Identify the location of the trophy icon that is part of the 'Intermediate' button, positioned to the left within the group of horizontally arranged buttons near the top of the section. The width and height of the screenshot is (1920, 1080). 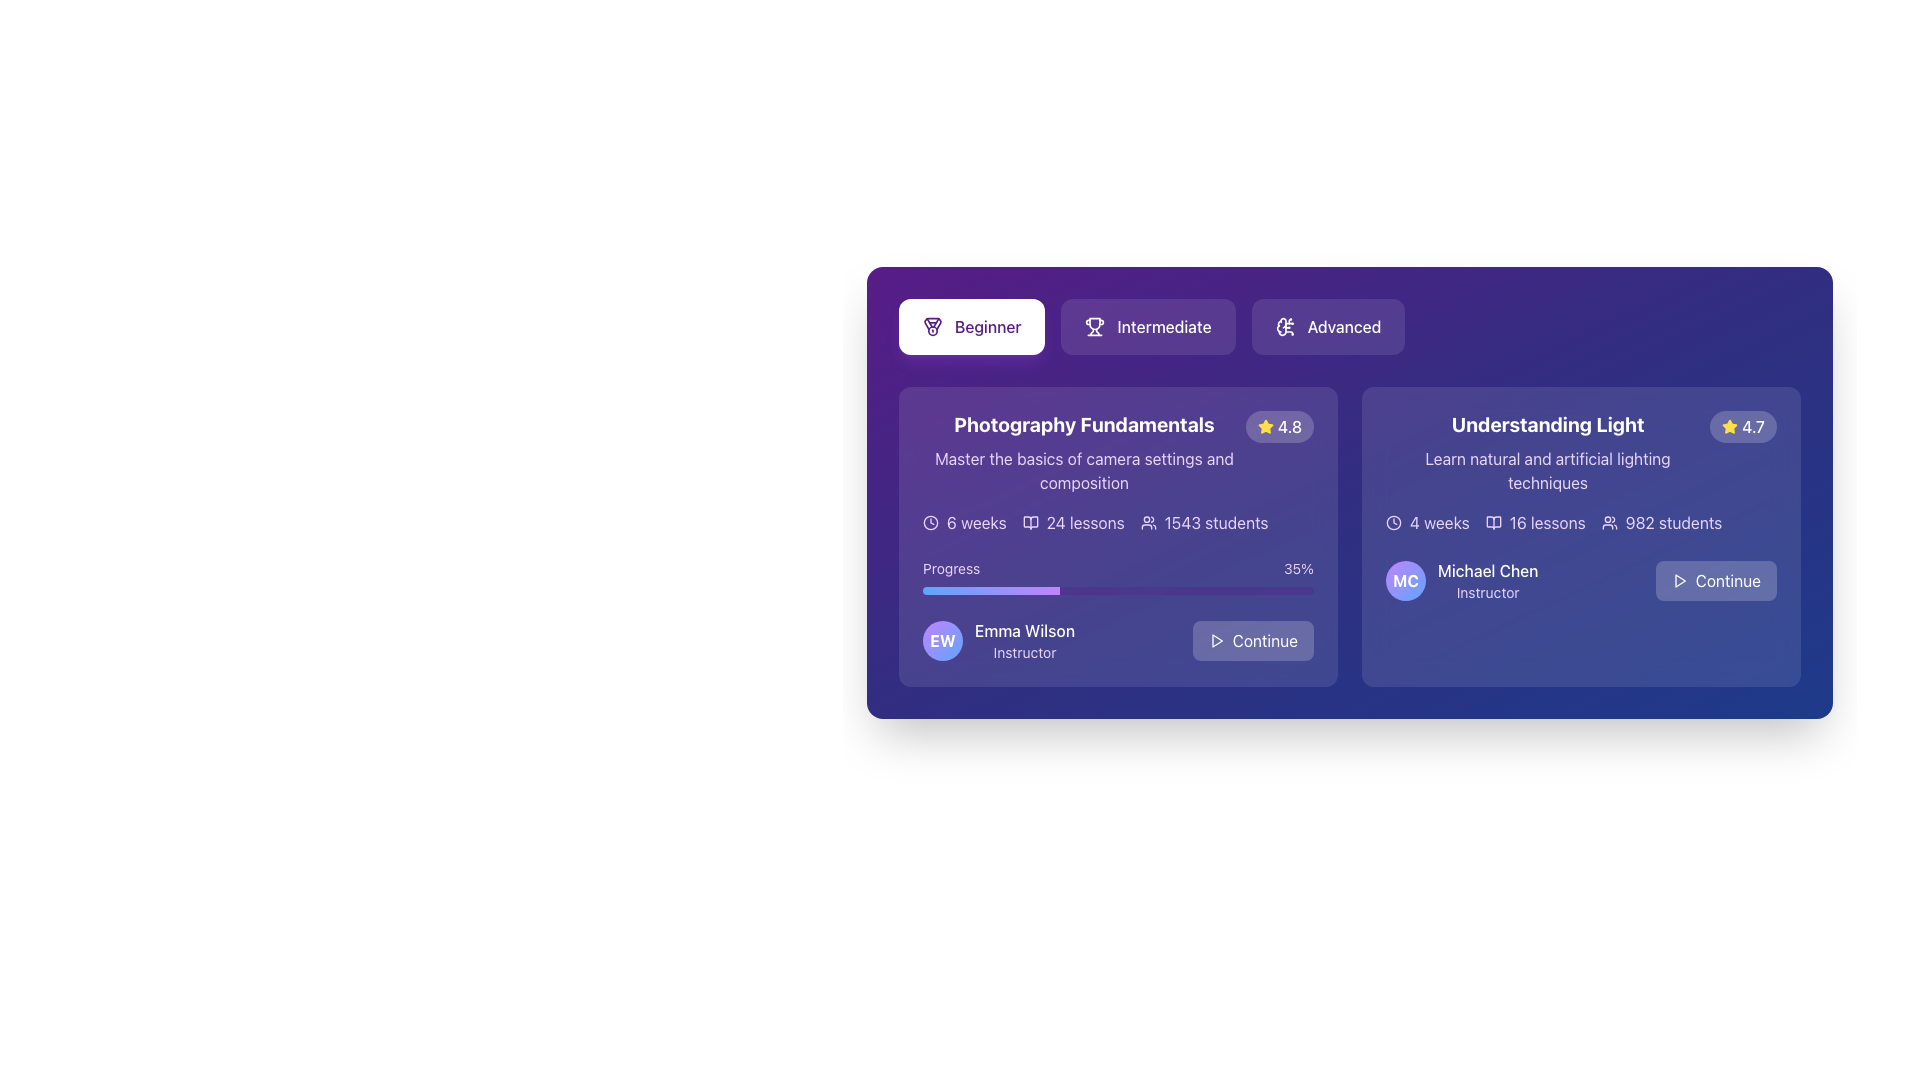
(1094, 326).